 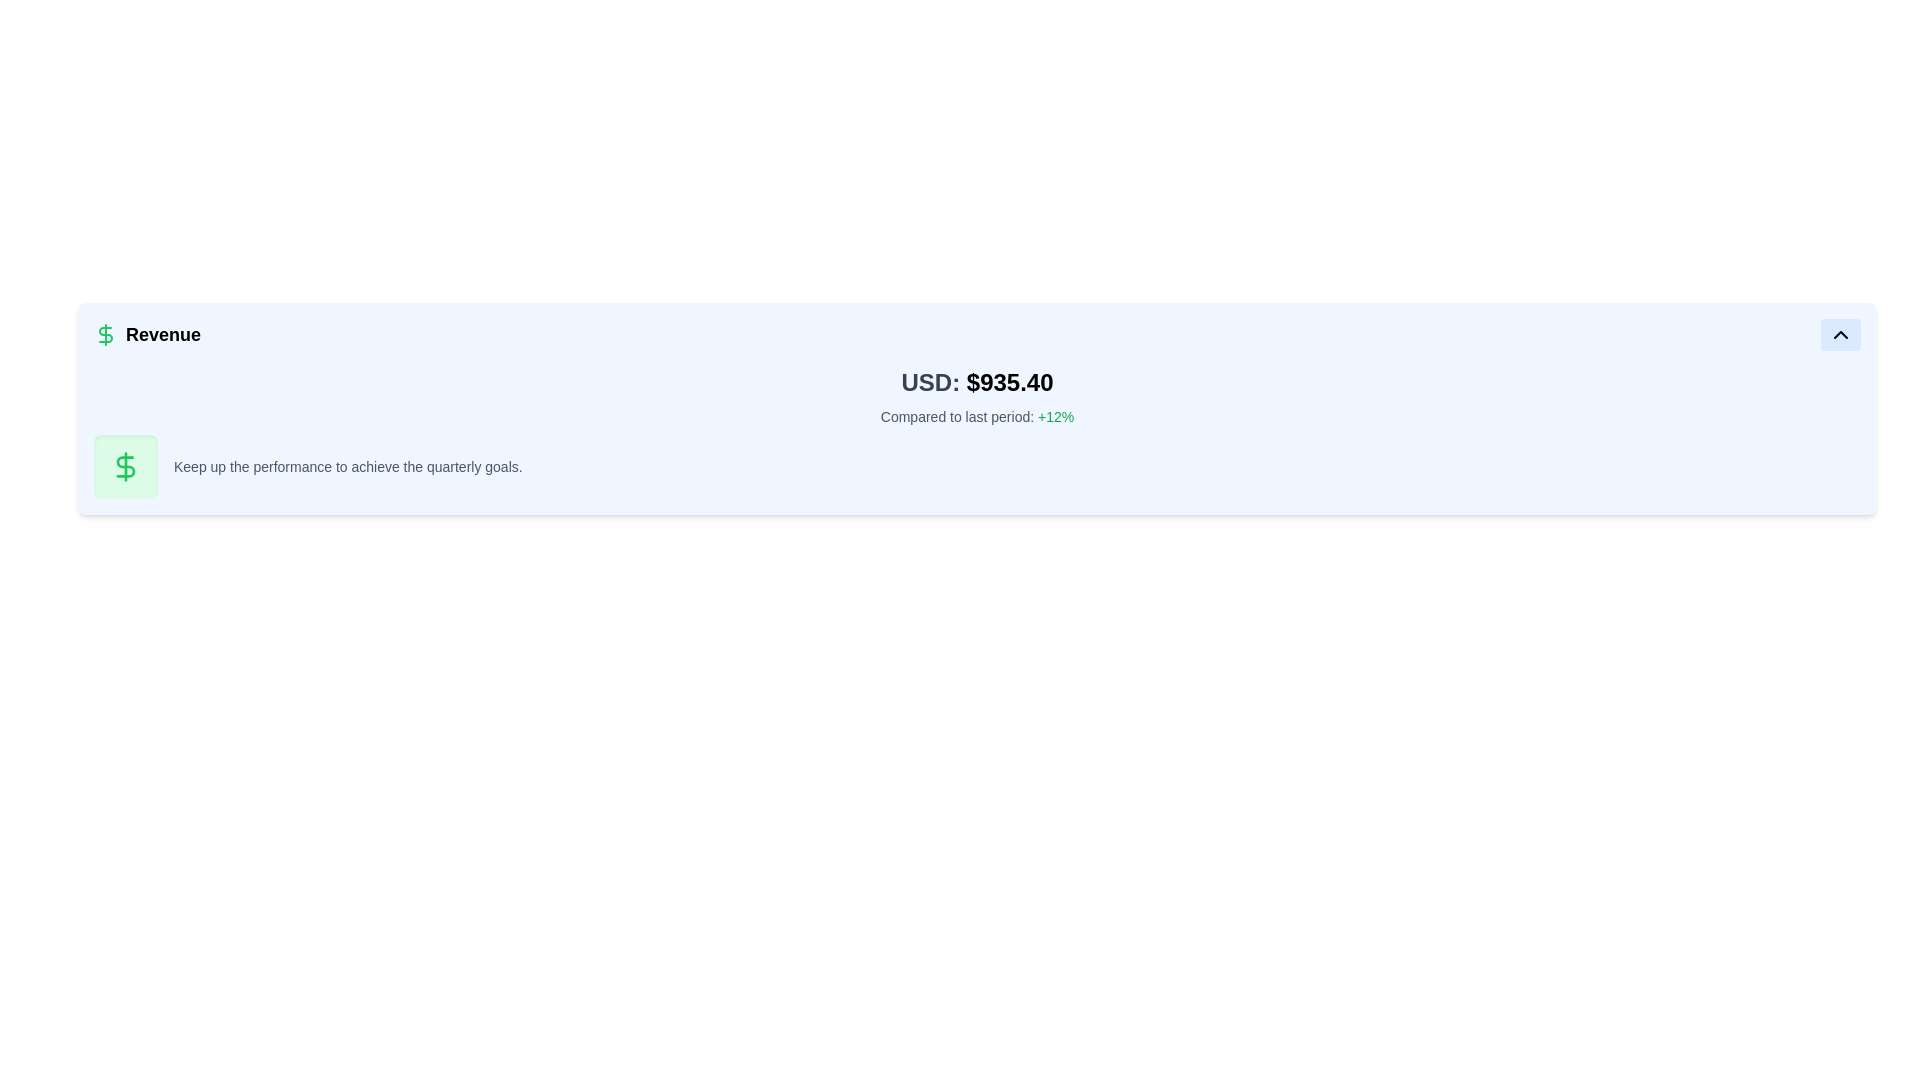 What do you see at coordinates (124, 466) in the screenshot?
I see `the financial icon located in the bottom left region next to the text 'Keep up the performance to achieve the quarterly goals.'` at bounding box center [124, 466].